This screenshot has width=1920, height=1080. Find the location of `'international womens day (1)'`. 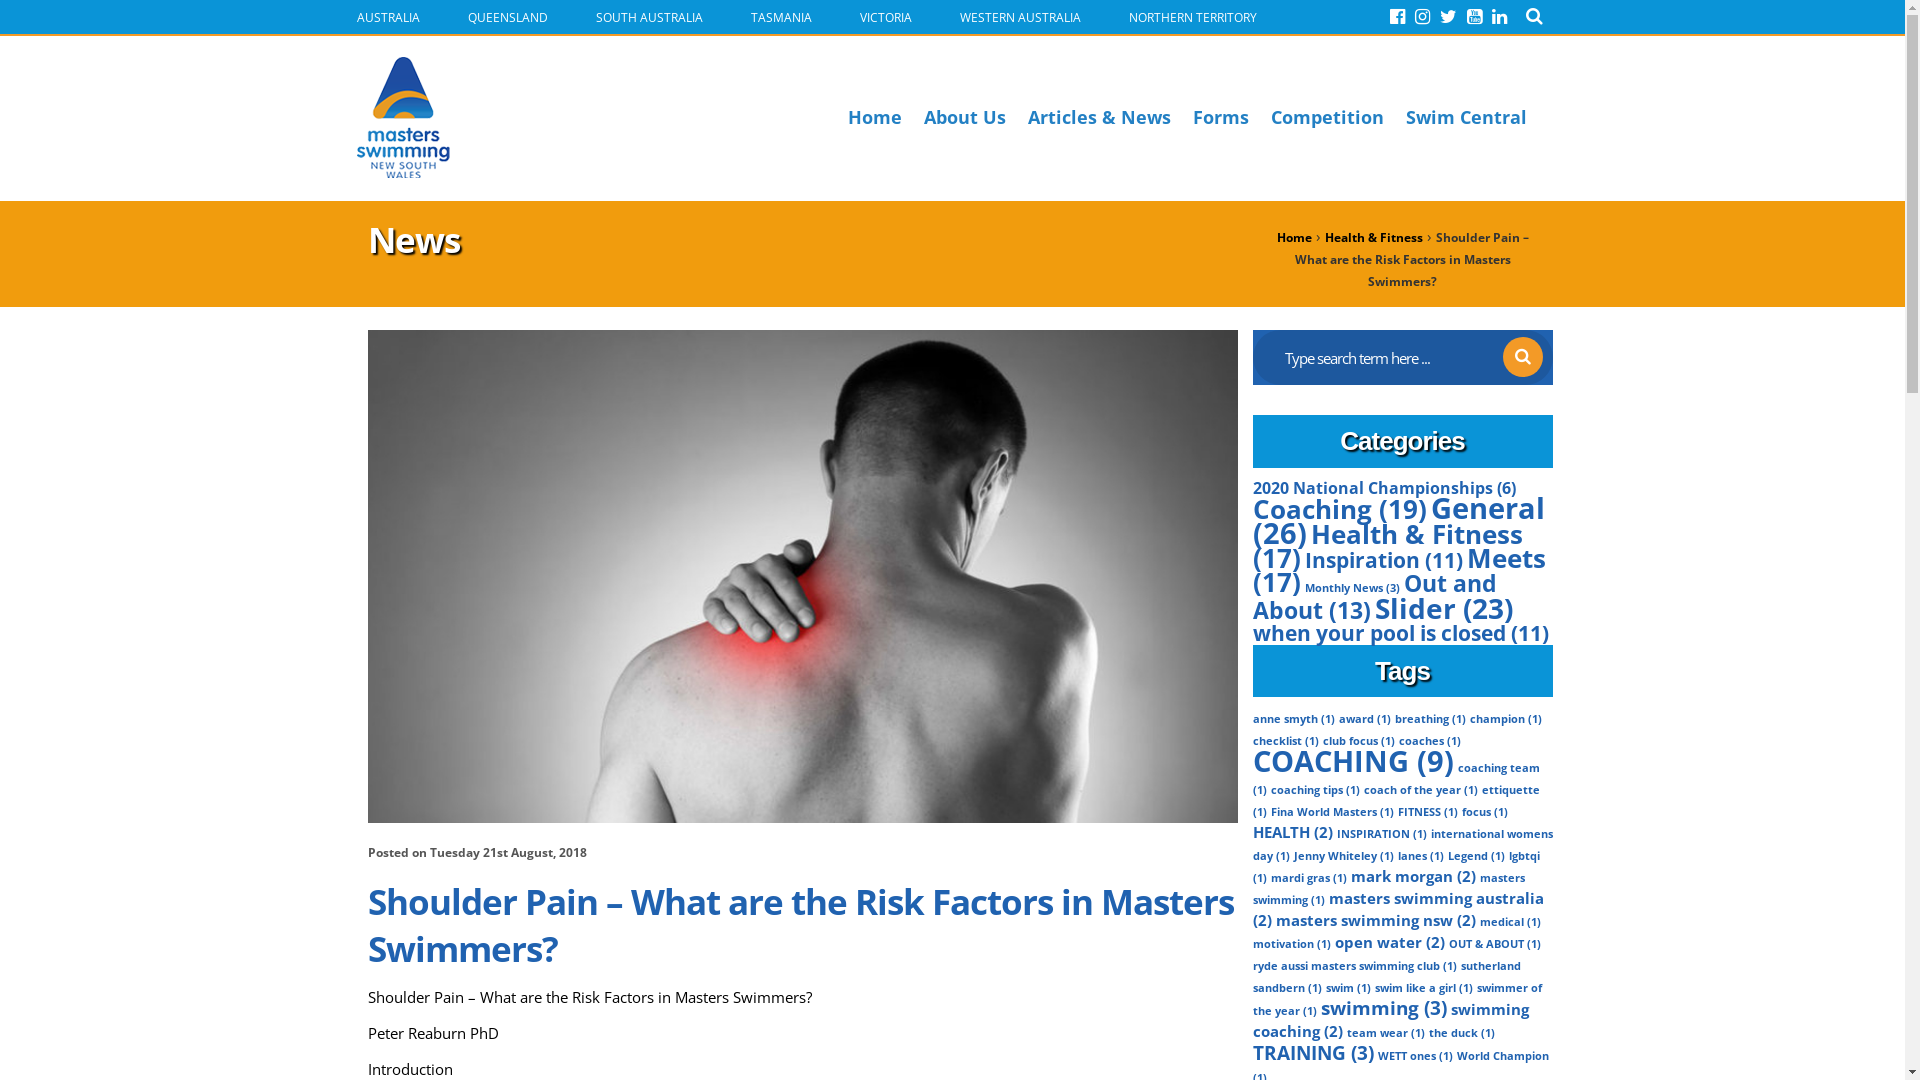

'international womens day (1)' is located at coordinates (1400, 844).